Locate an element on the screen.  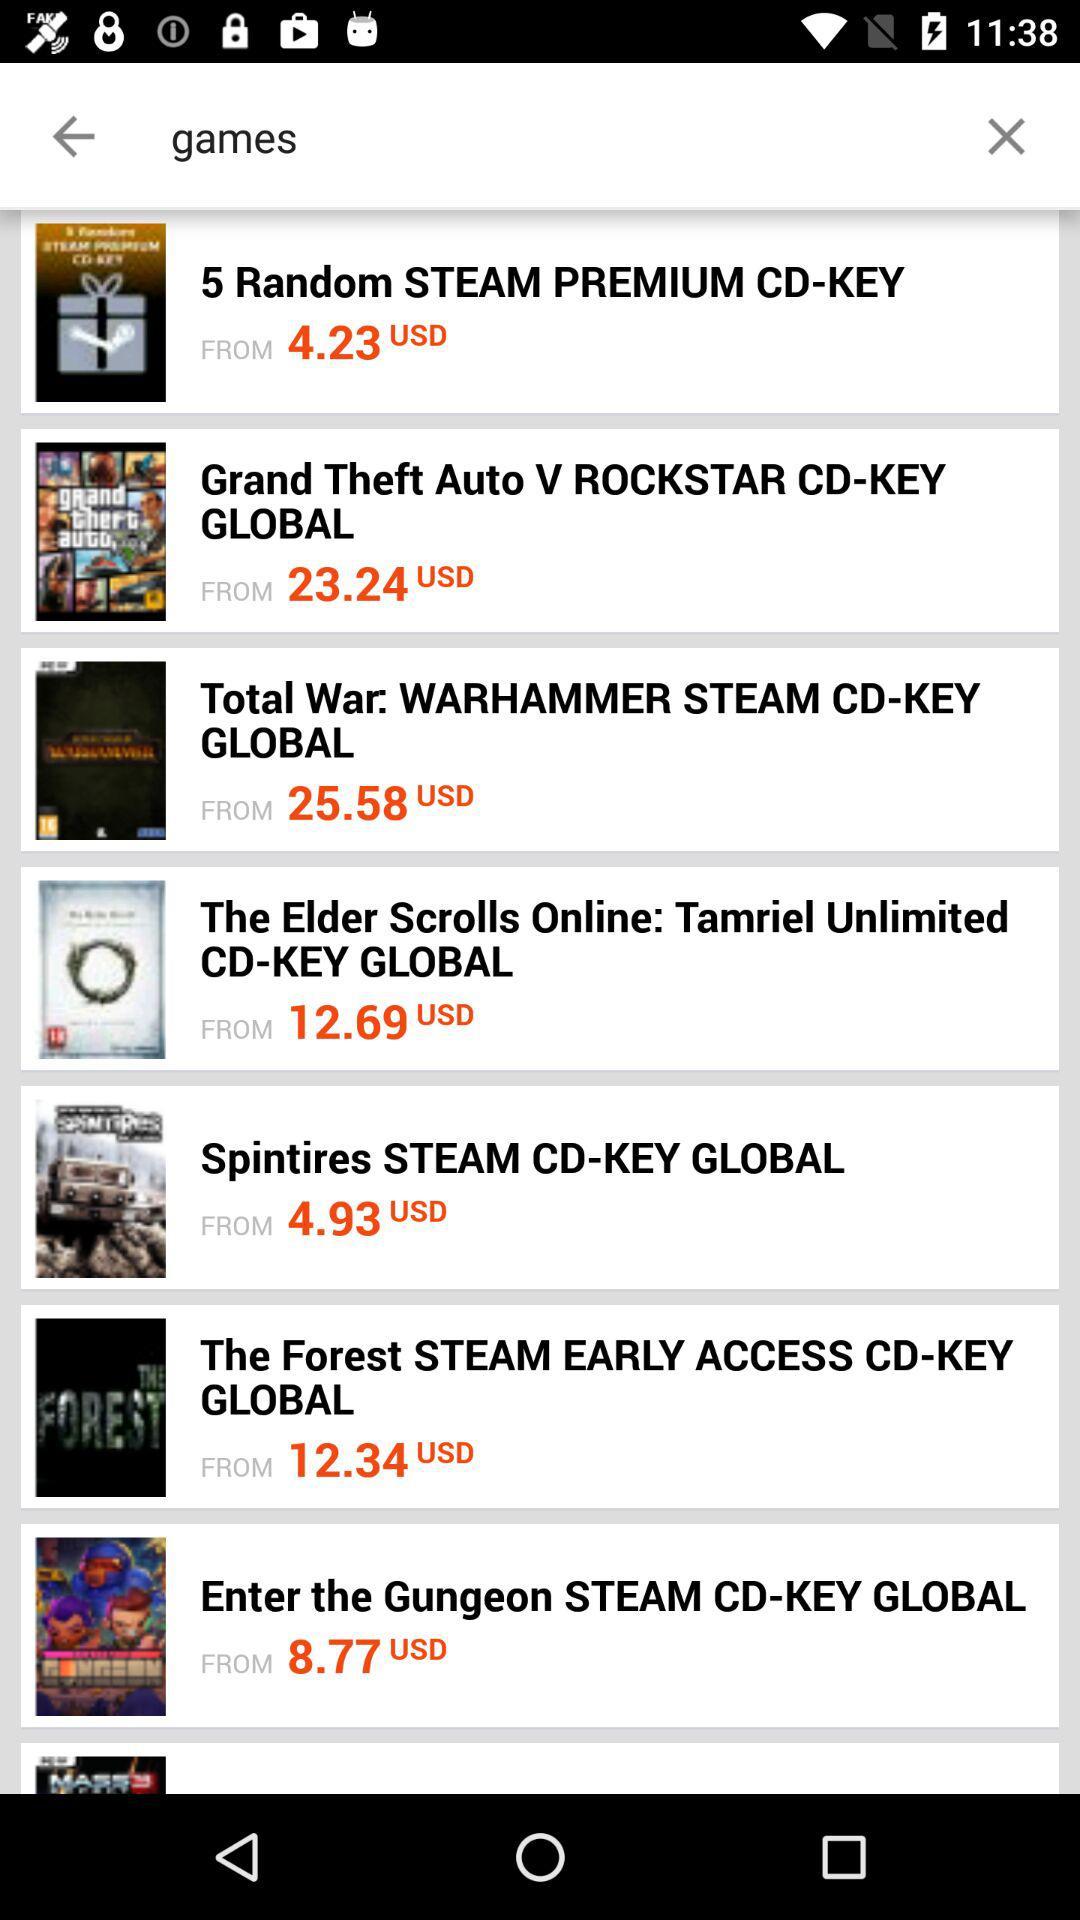
the close icon is located at coordinates (1006, 135).